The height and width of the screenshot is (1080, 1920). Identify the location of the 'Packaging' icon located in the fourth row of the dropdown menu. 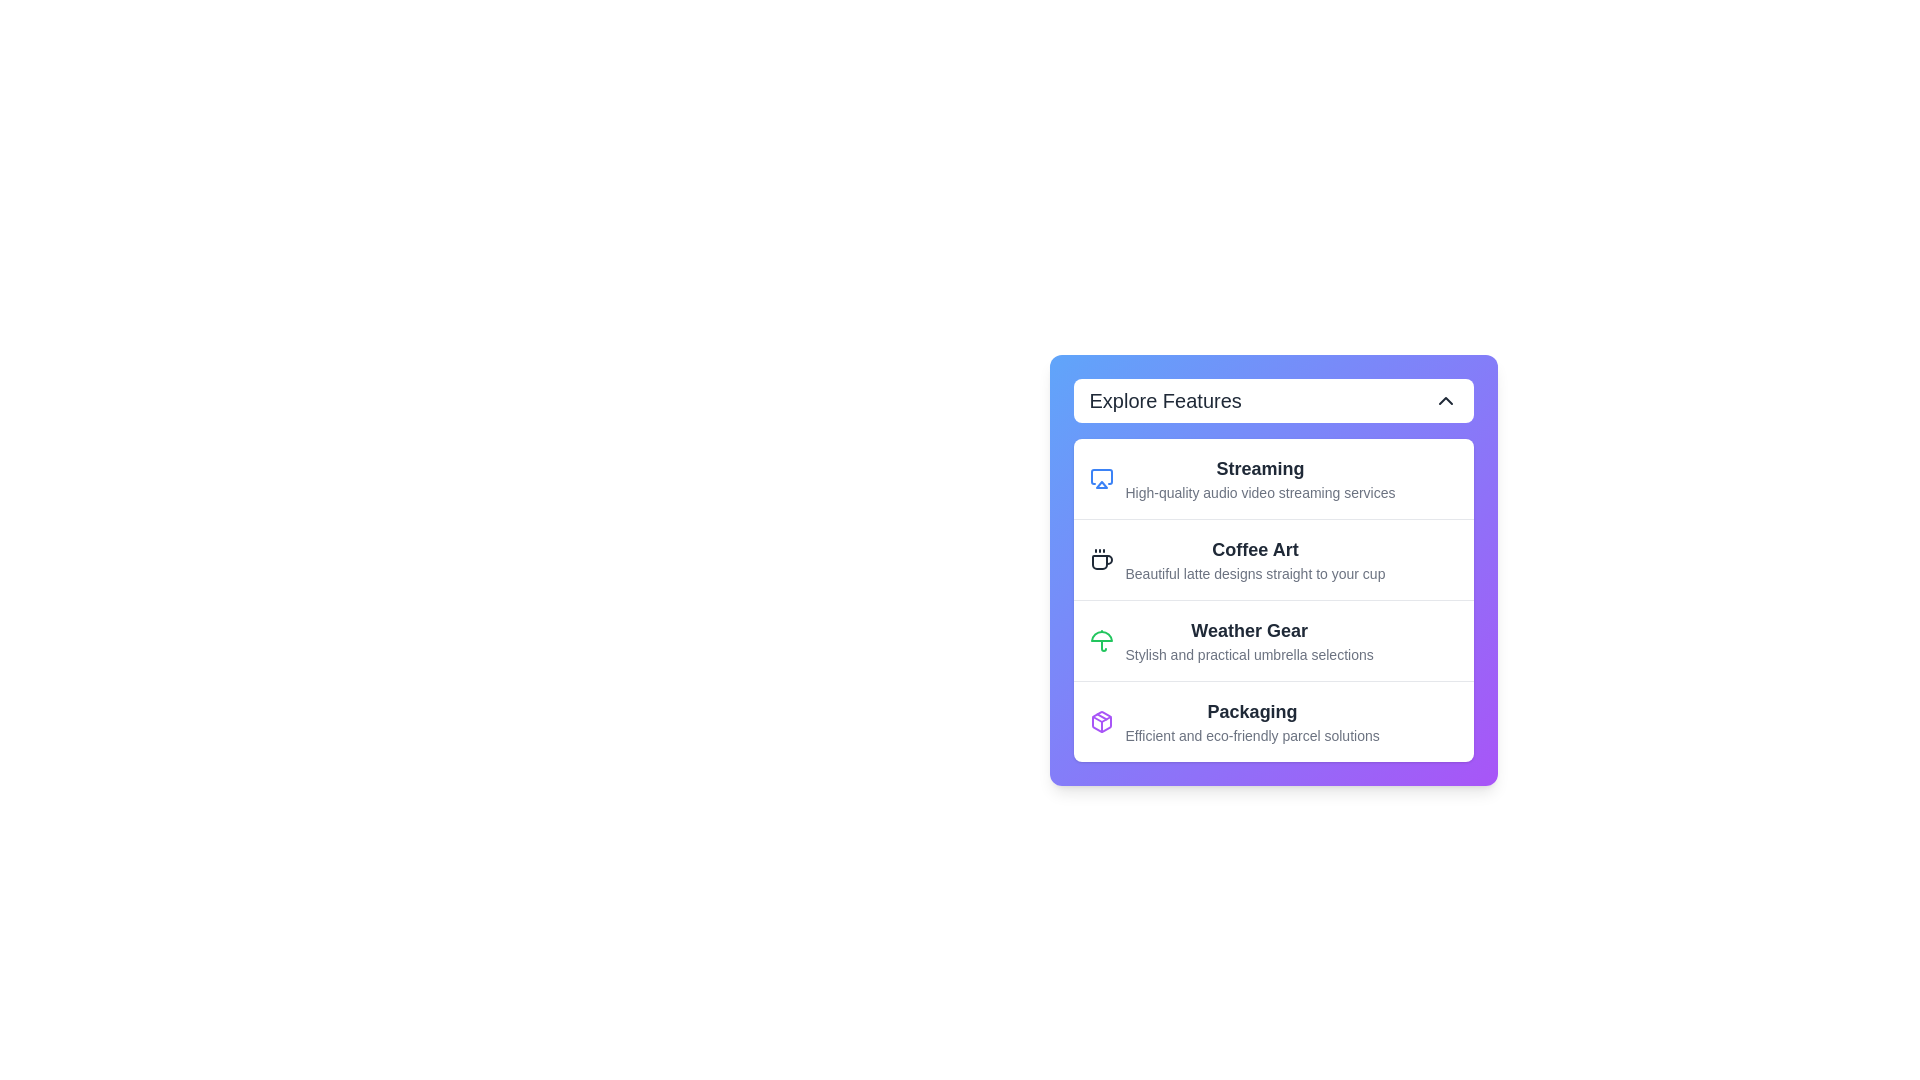
(1100, 721).